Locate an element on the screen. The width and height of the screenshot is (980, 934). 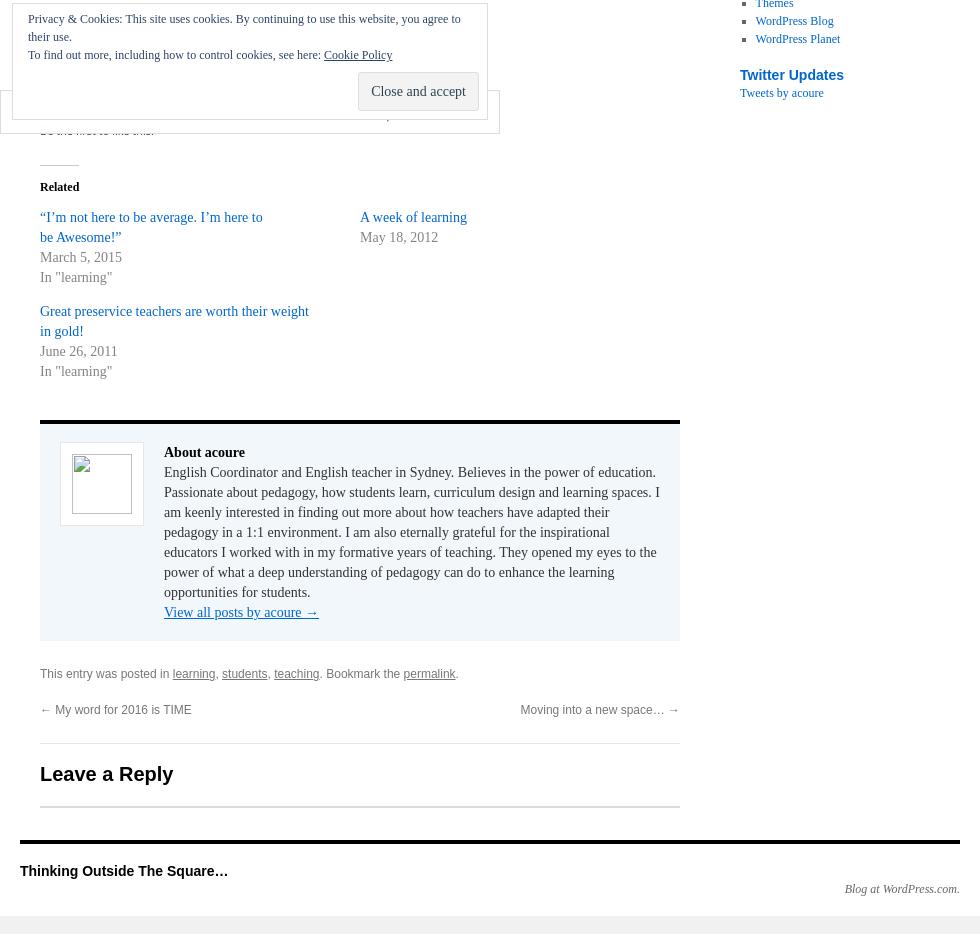
'Leave a Reply' is located at coordinates (39, 773).